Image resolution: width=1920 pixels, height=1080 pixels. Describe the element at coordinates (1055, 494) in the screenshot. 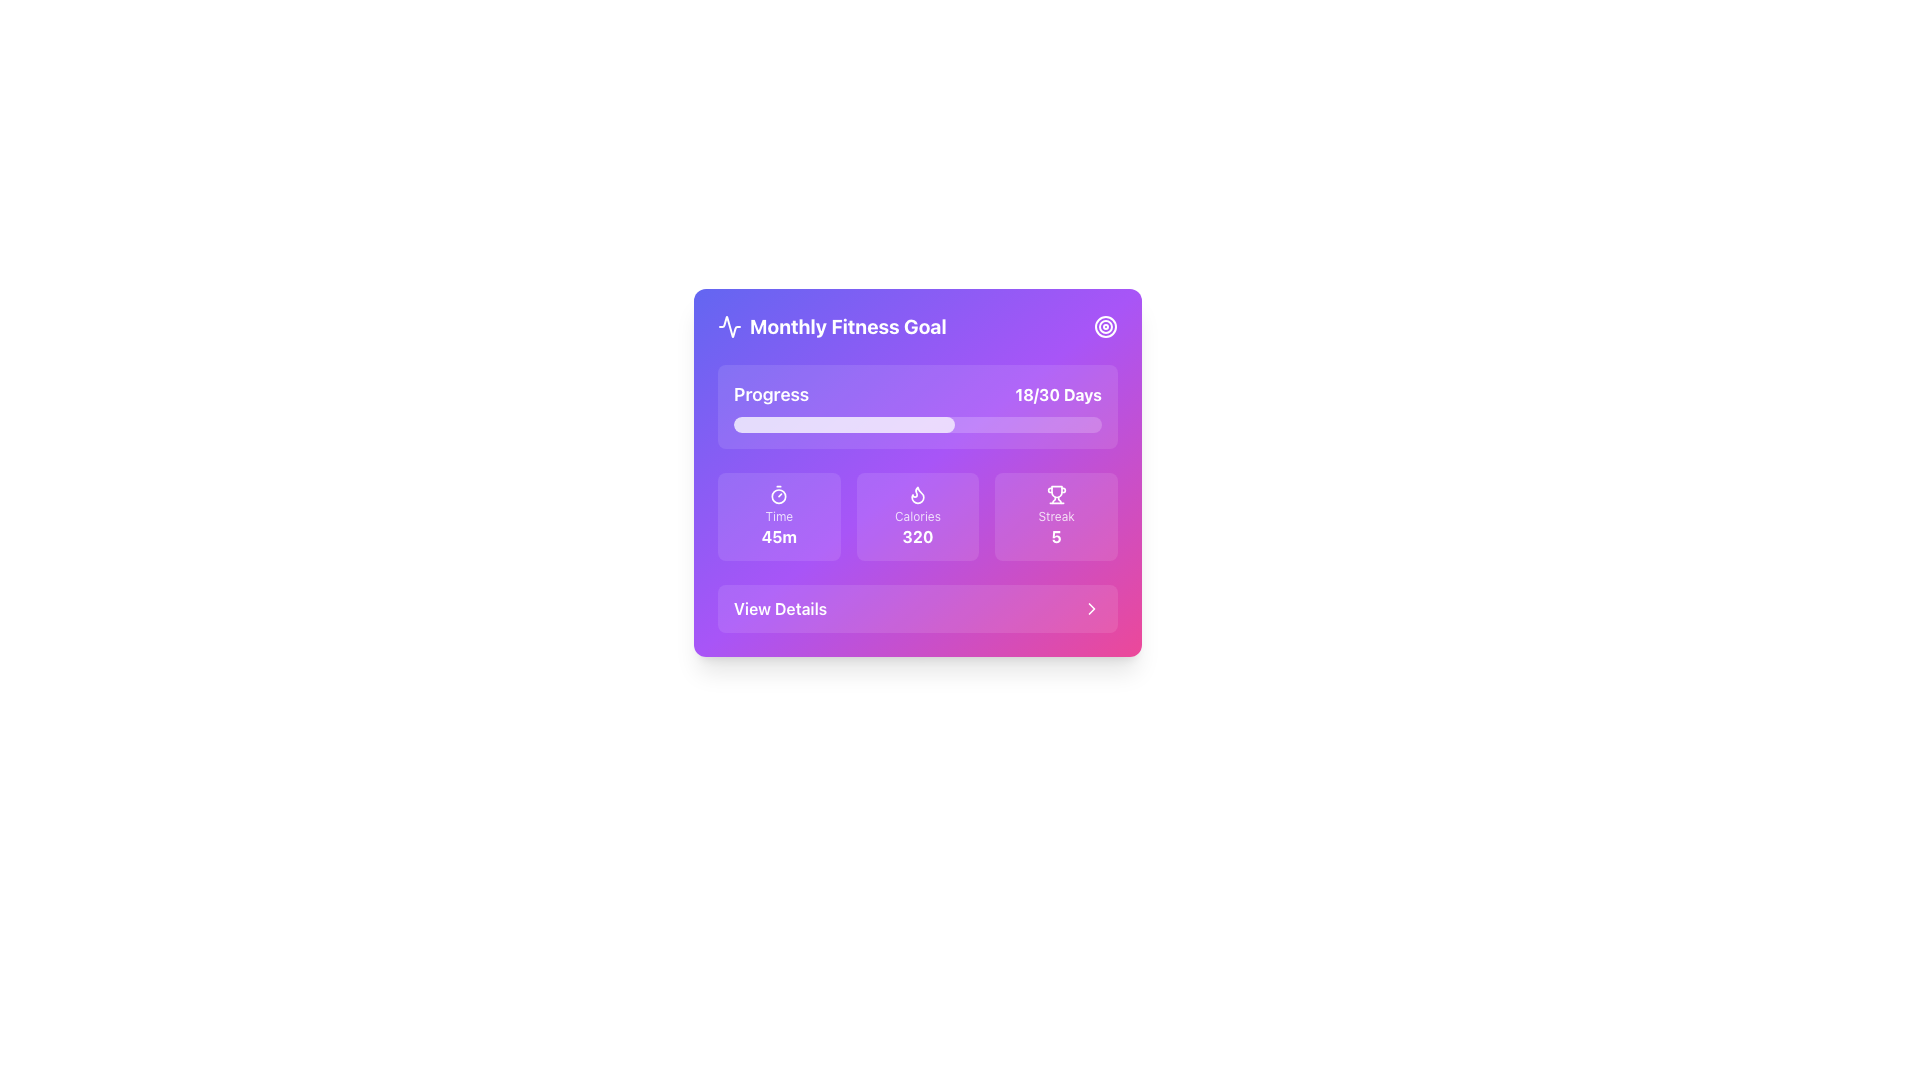

I see `the meaning of the trophy-shaped icon located` at that location.